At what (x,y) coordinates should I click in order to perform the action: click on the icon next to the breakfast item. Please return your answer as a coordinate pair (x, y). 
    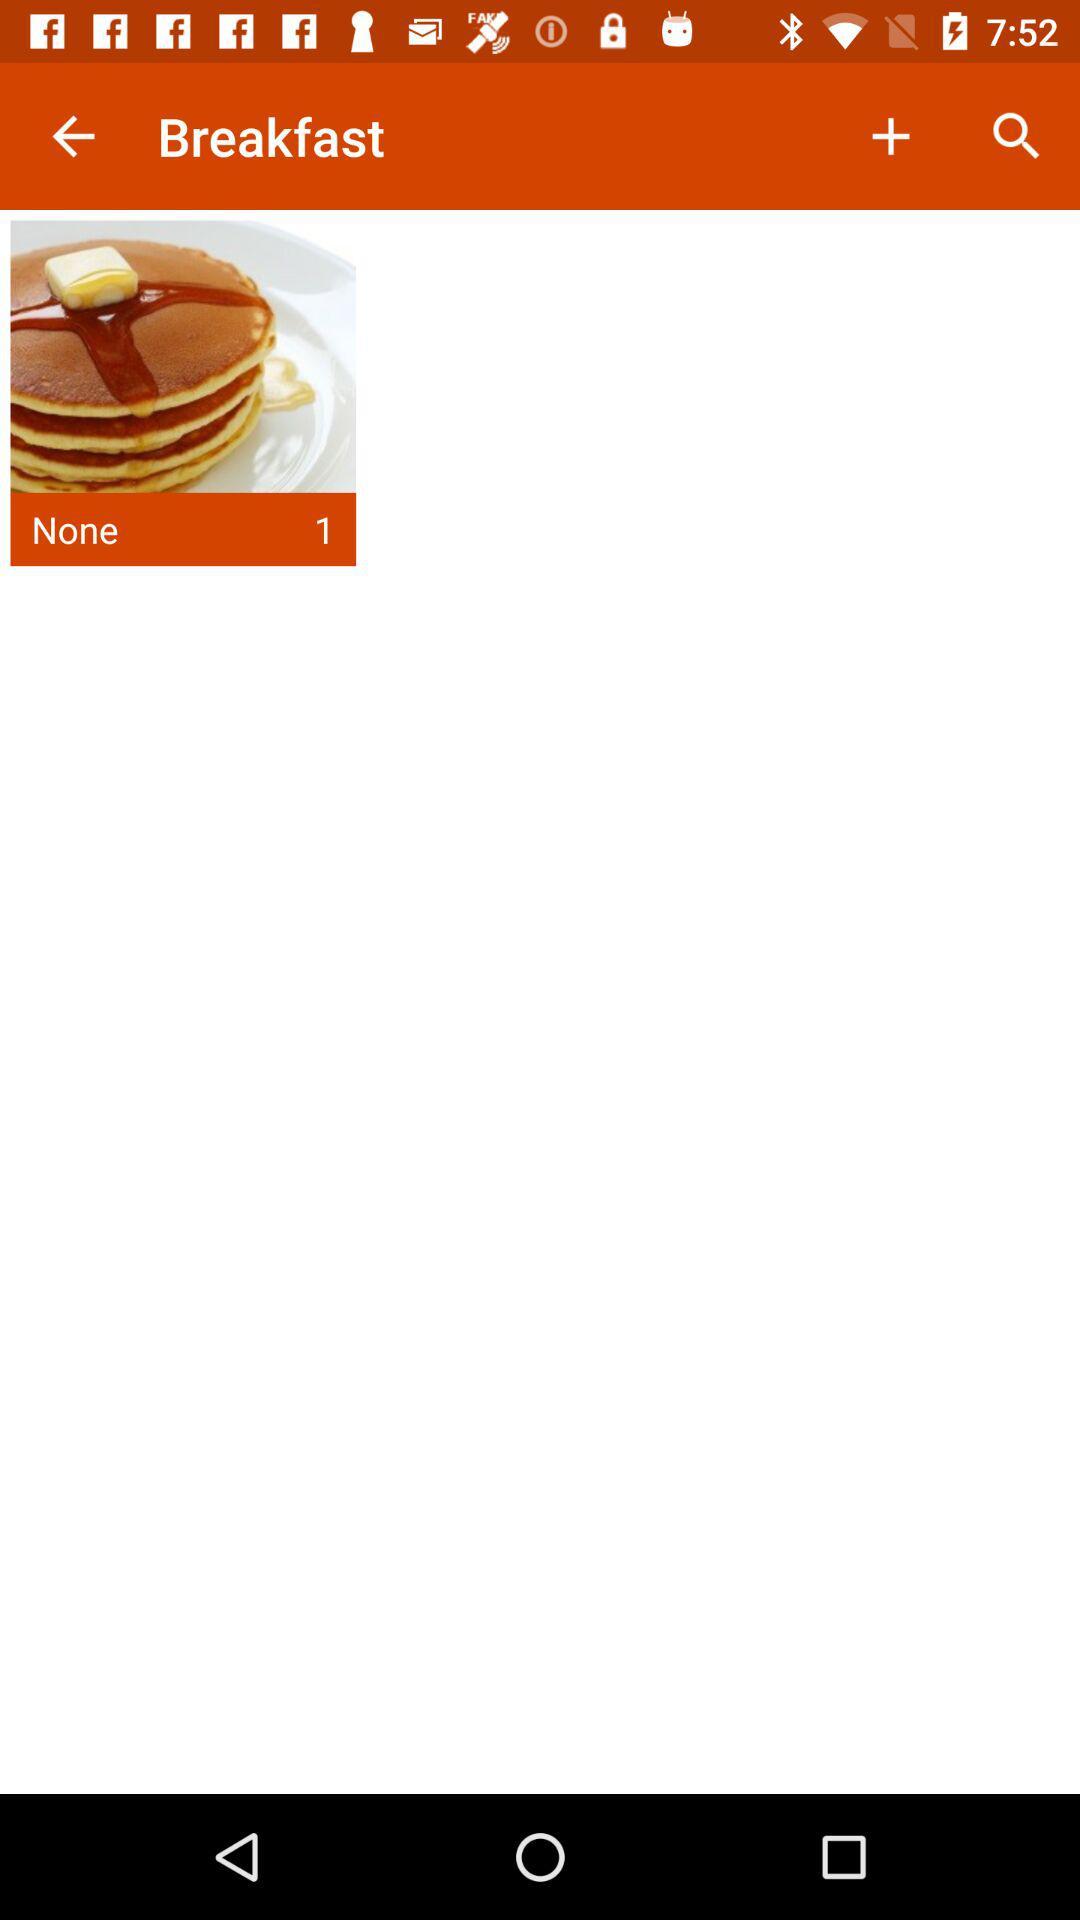
    Looking at the image, I should click on (890, 135).